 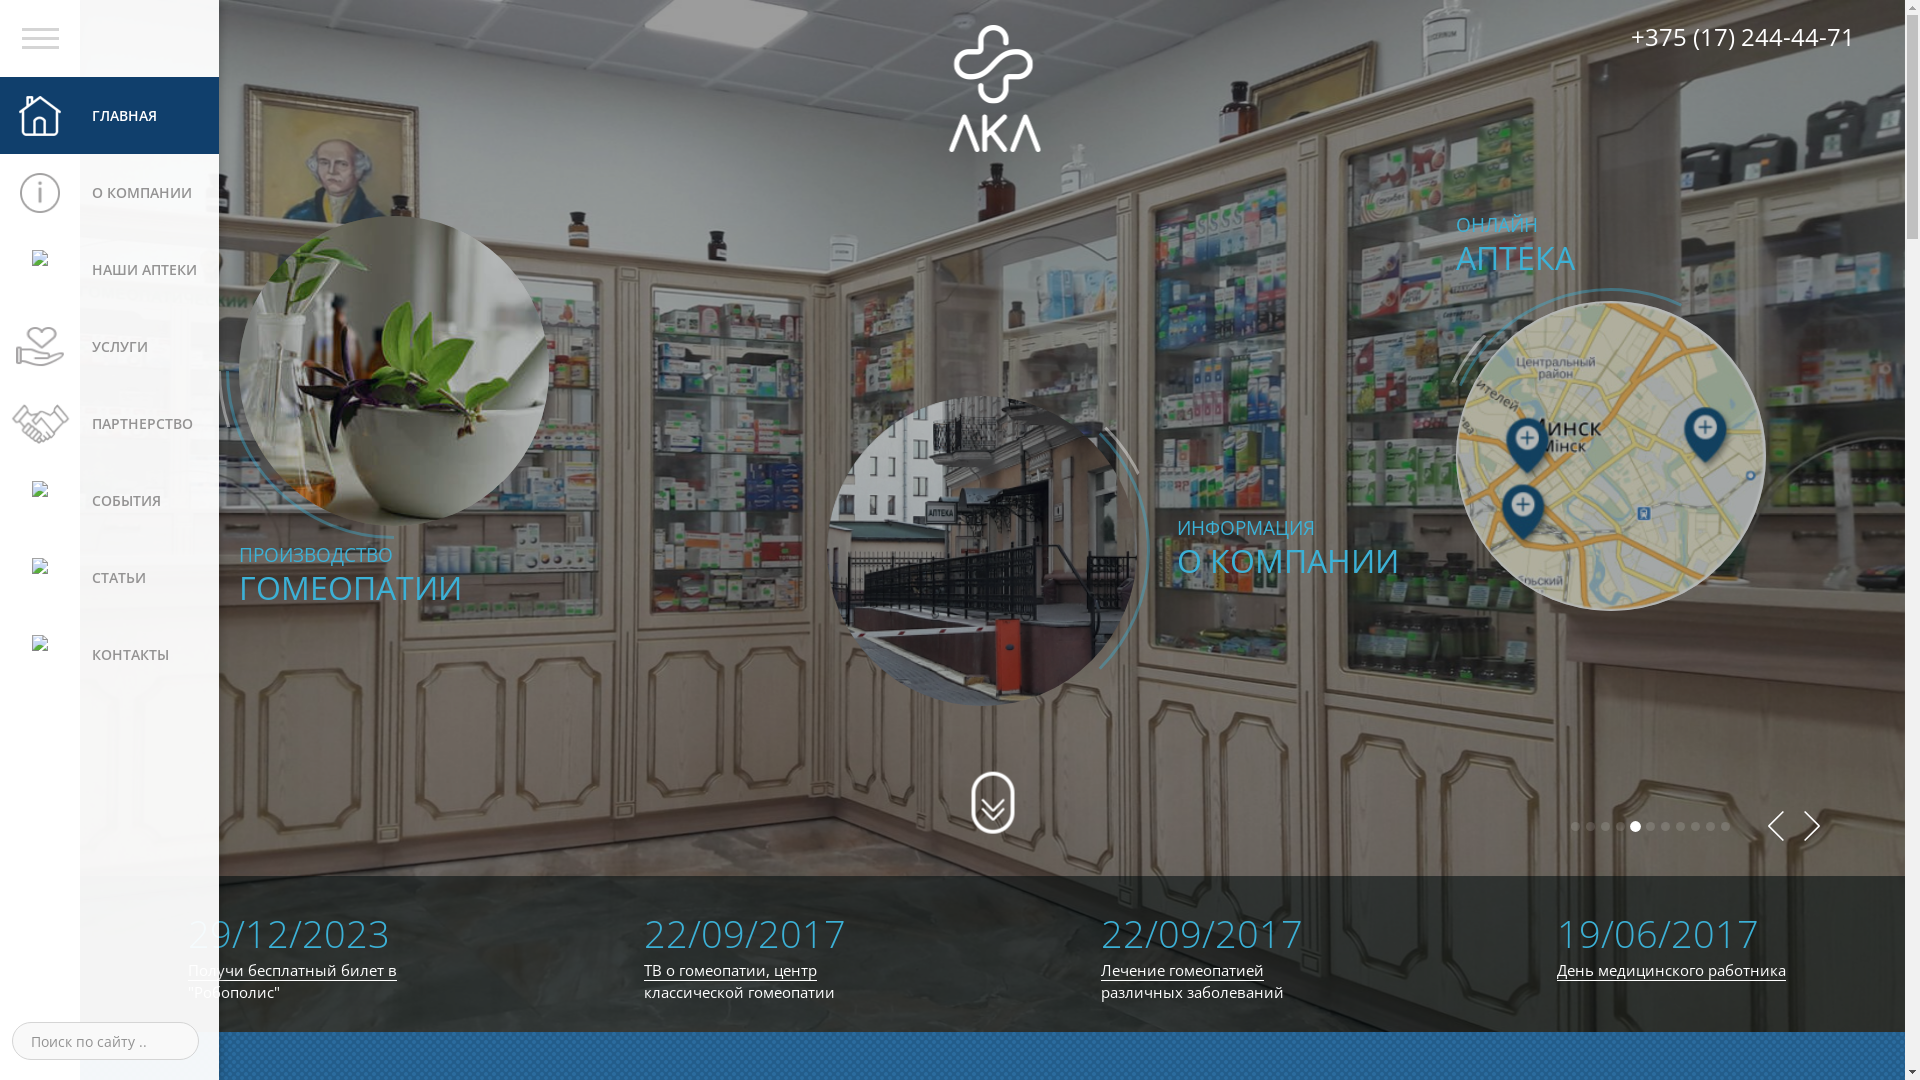 I want to click on '4', so click(x=1620, y=826).